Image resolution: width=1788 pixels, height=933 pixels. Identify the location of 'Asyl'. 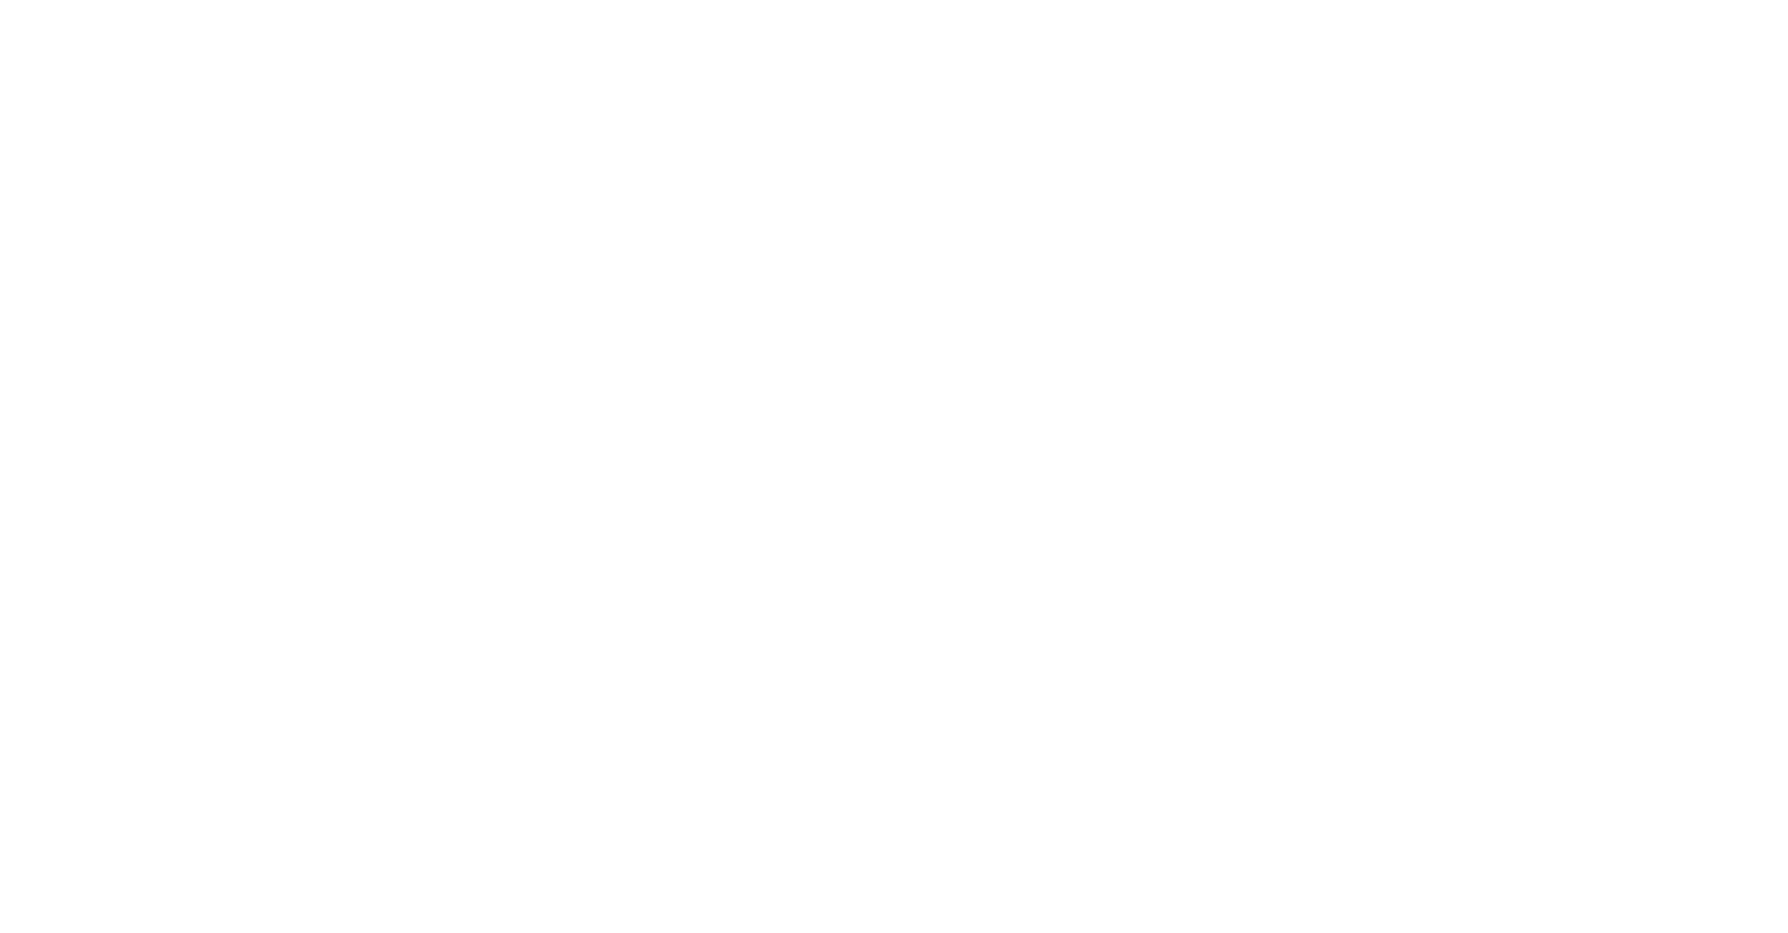
(1763, 71).